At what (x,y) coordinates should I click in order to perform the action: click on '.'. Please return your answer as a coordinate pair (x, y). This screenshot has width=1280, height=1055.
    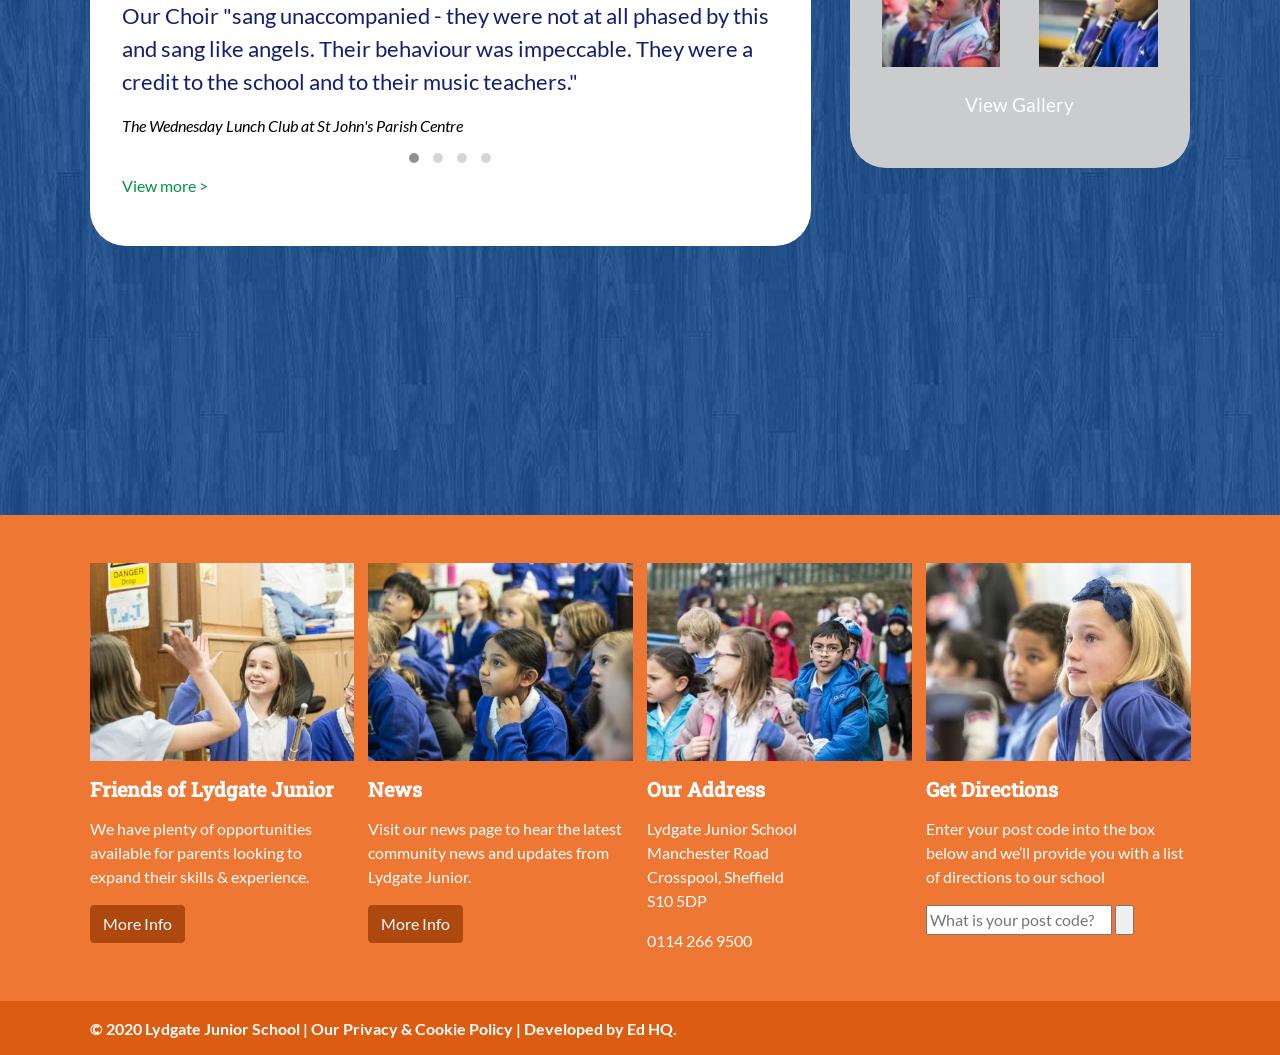
    Looking at the image, I should click on (672, 1026).